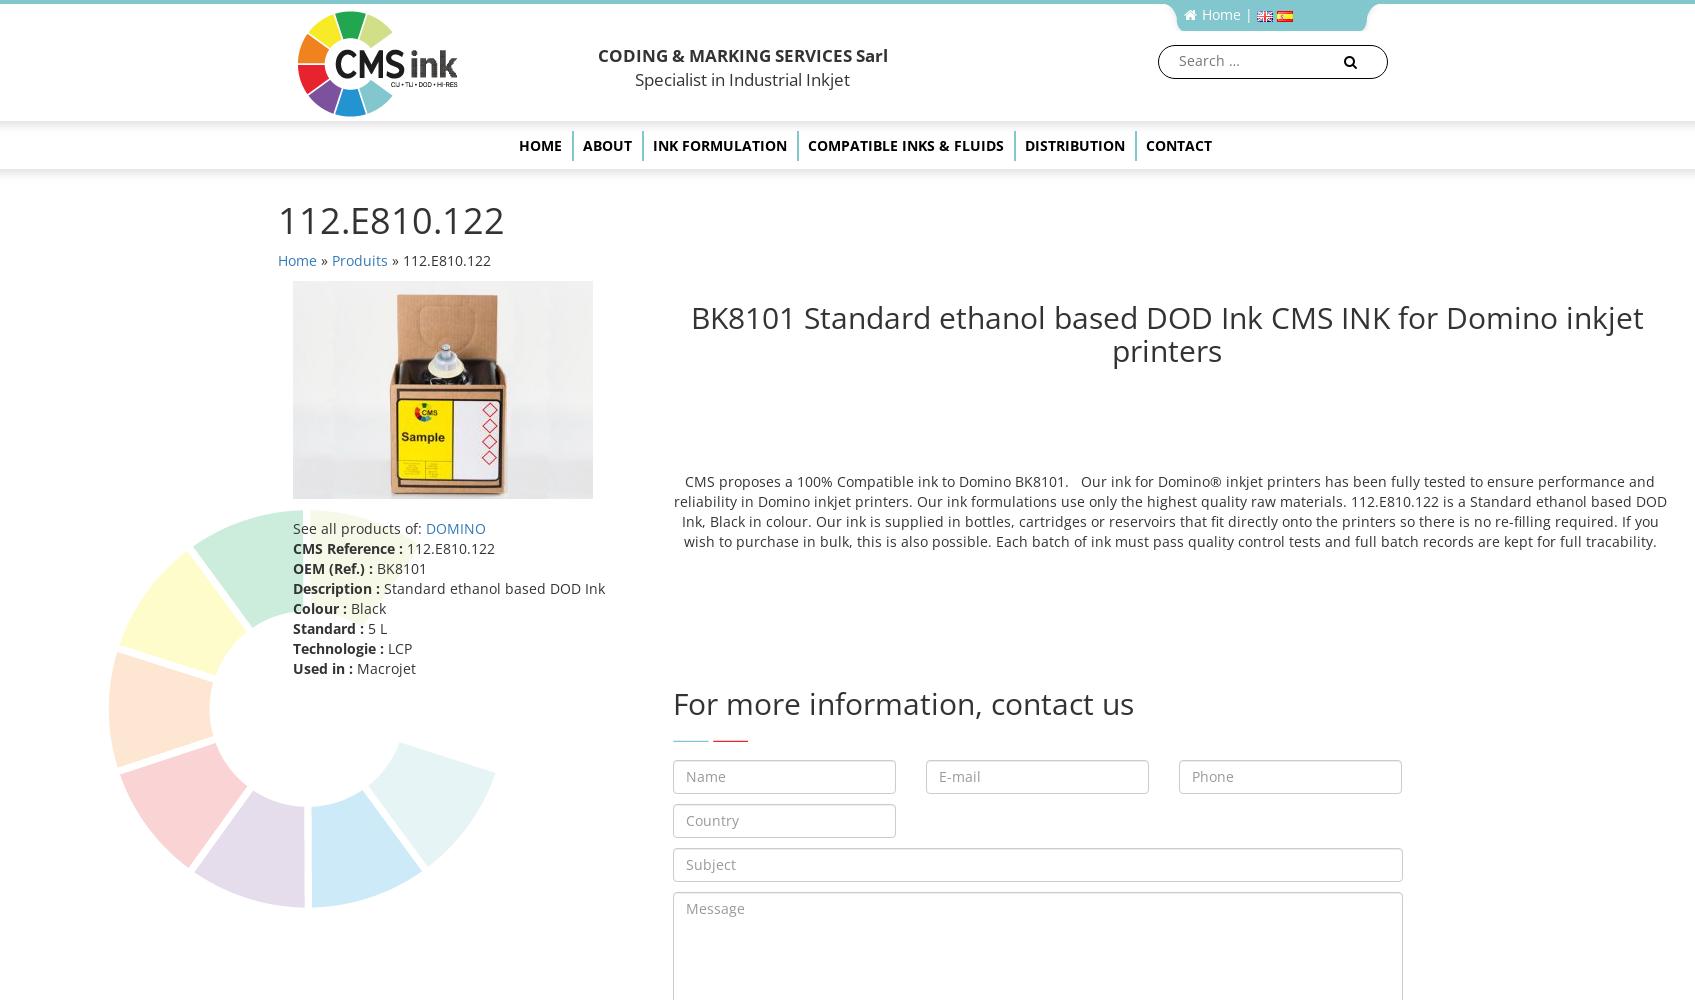 Image resolution: width=1695 pixels, height=1000 pixels. I want to click on 'Specialist in Industrial Inkjet', so click(741, 77).